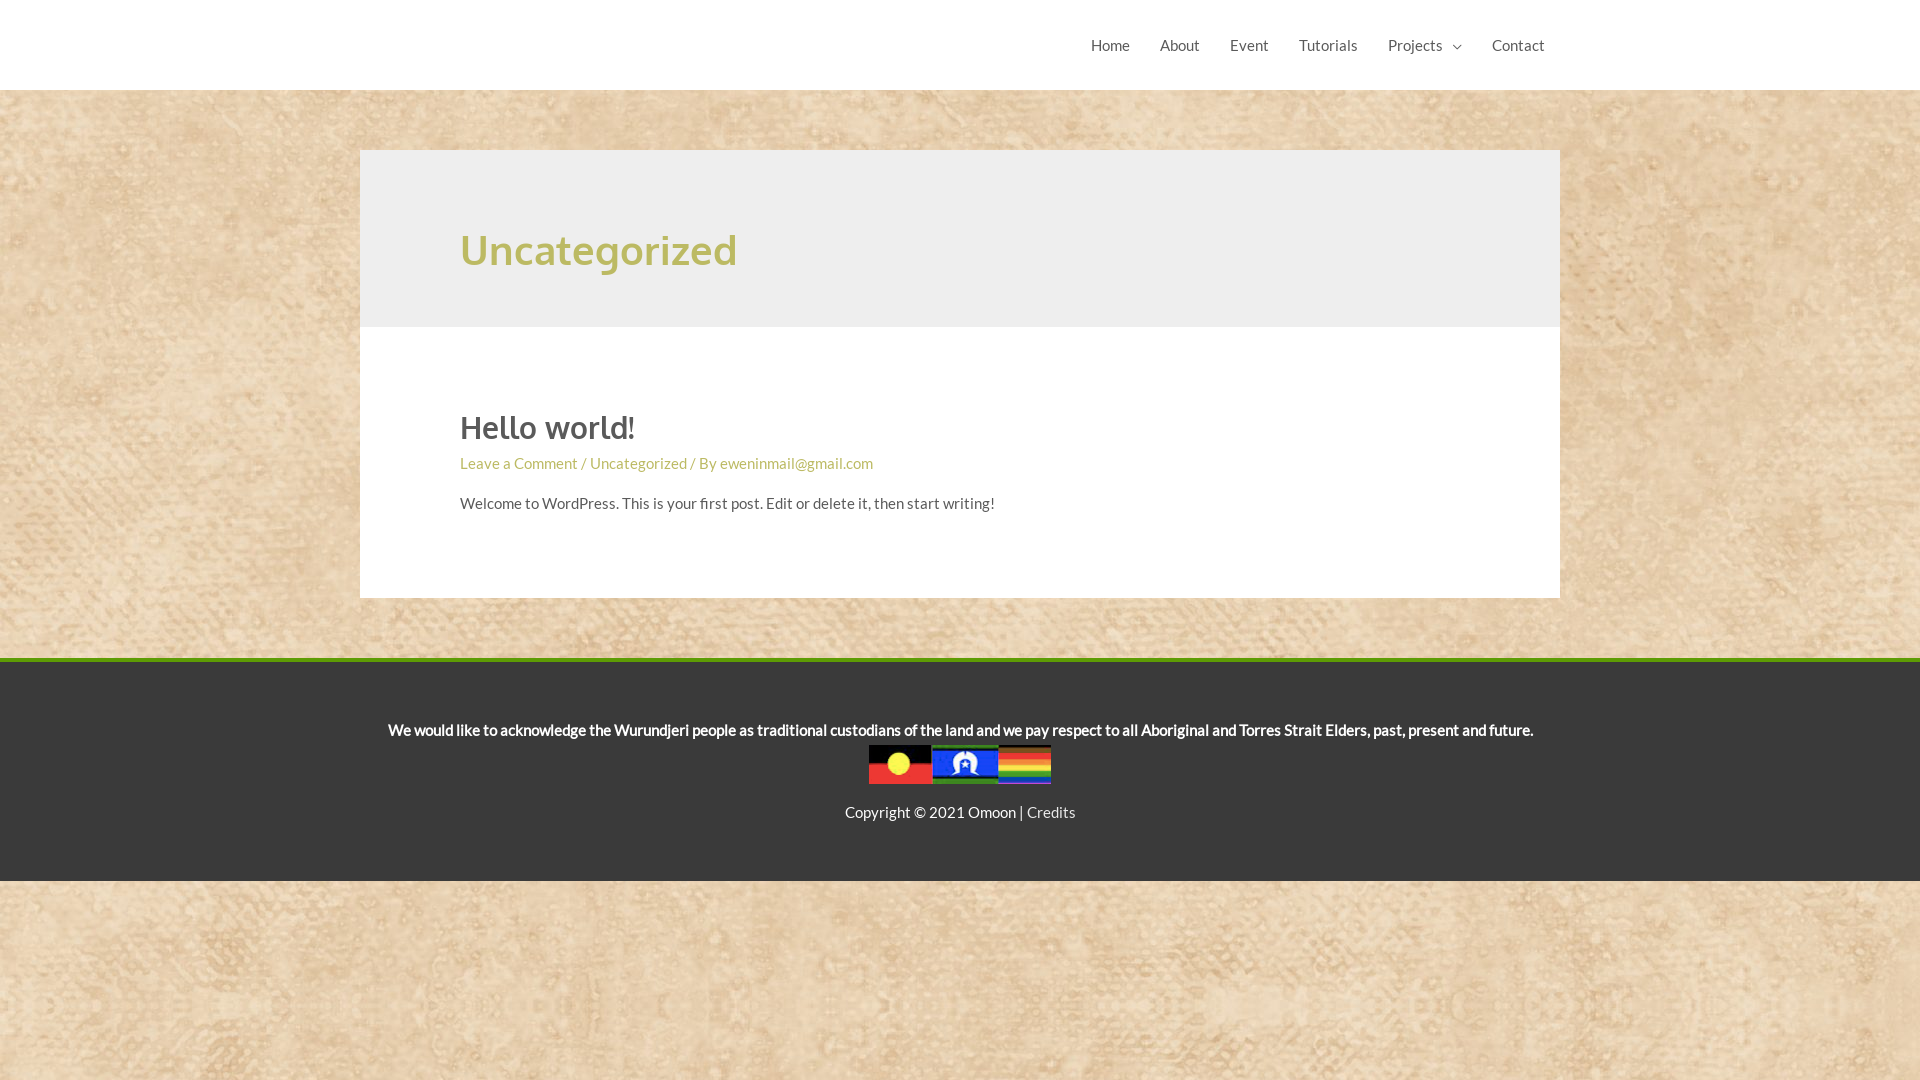  What do you see at coordinates (1424, 45) in the screenshot?
I see `'Projects'` at bounding box center [1424, 45].